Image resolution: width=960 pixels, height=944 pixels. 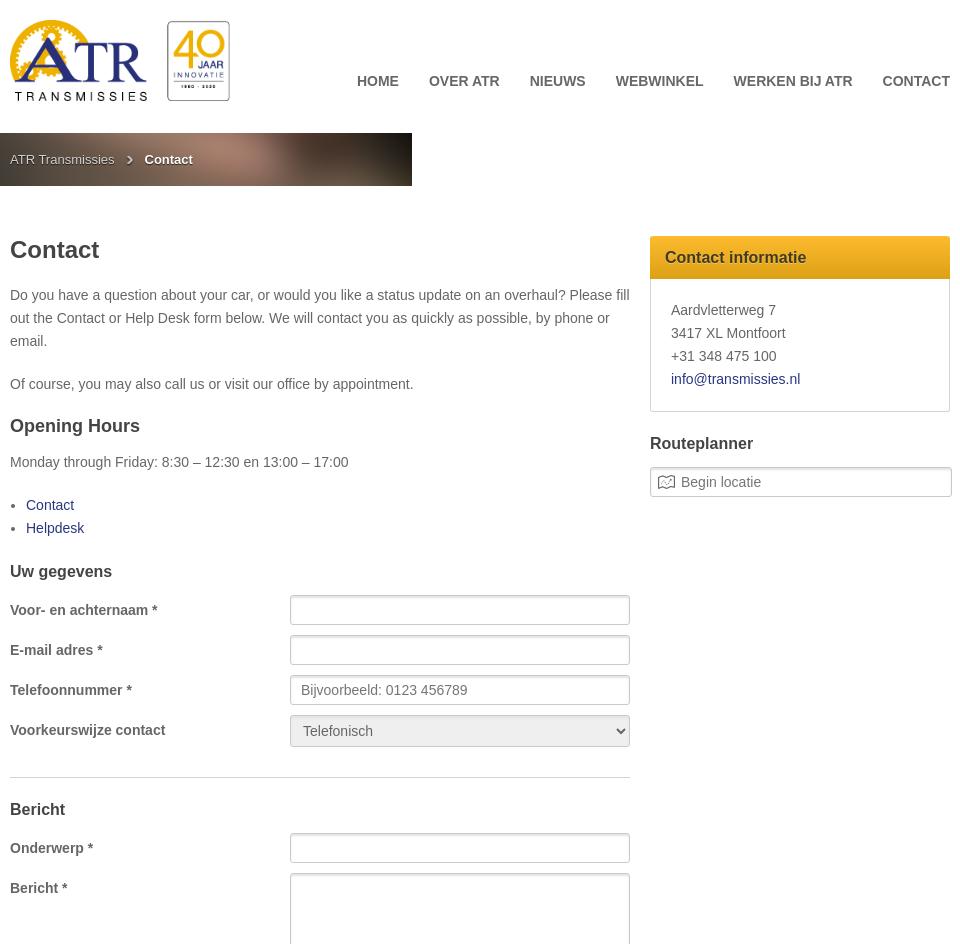 What do you see at coordinates (211, 384) in the screenshot?
I see `'Of course, you may also call us or visit our office by appointment.'` at bounding box center [211, 384].